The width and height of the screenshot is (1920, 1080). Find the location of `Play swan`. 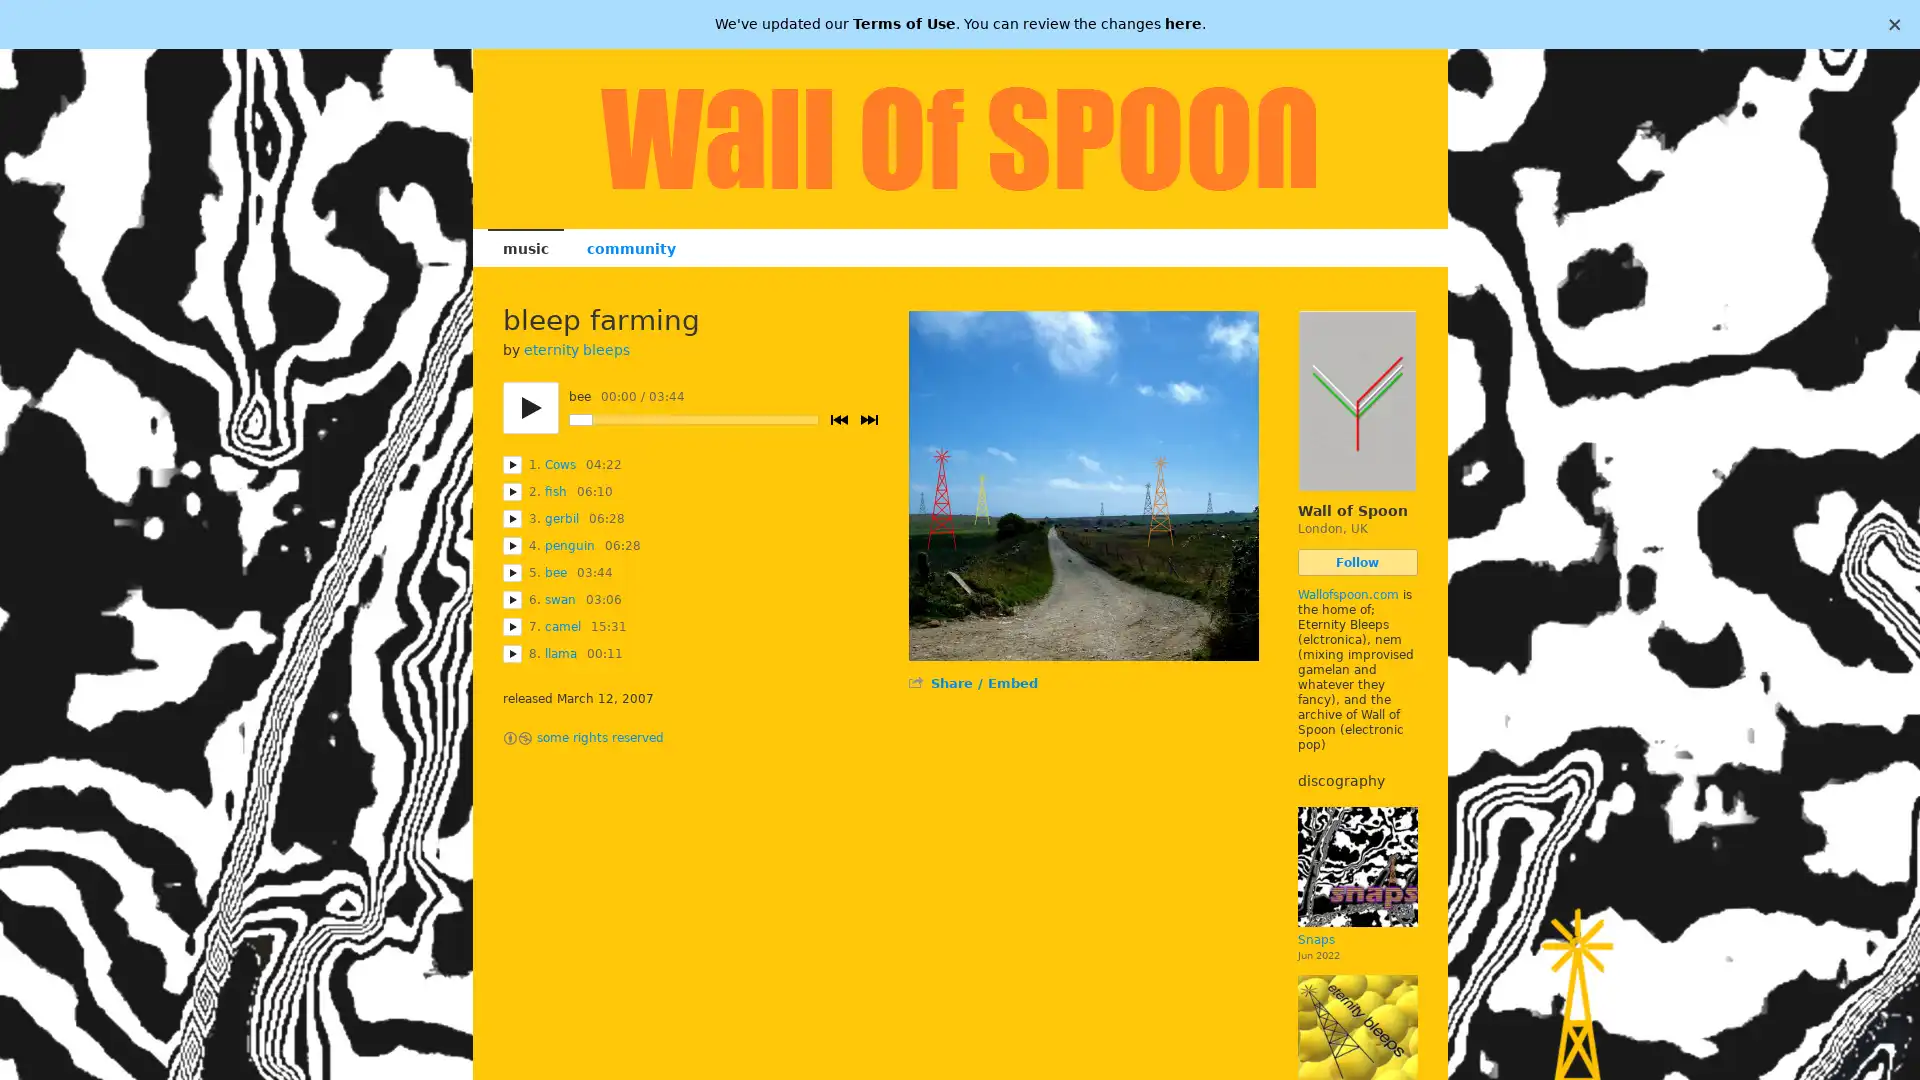

Play swan is located at coordinates (511, 599).